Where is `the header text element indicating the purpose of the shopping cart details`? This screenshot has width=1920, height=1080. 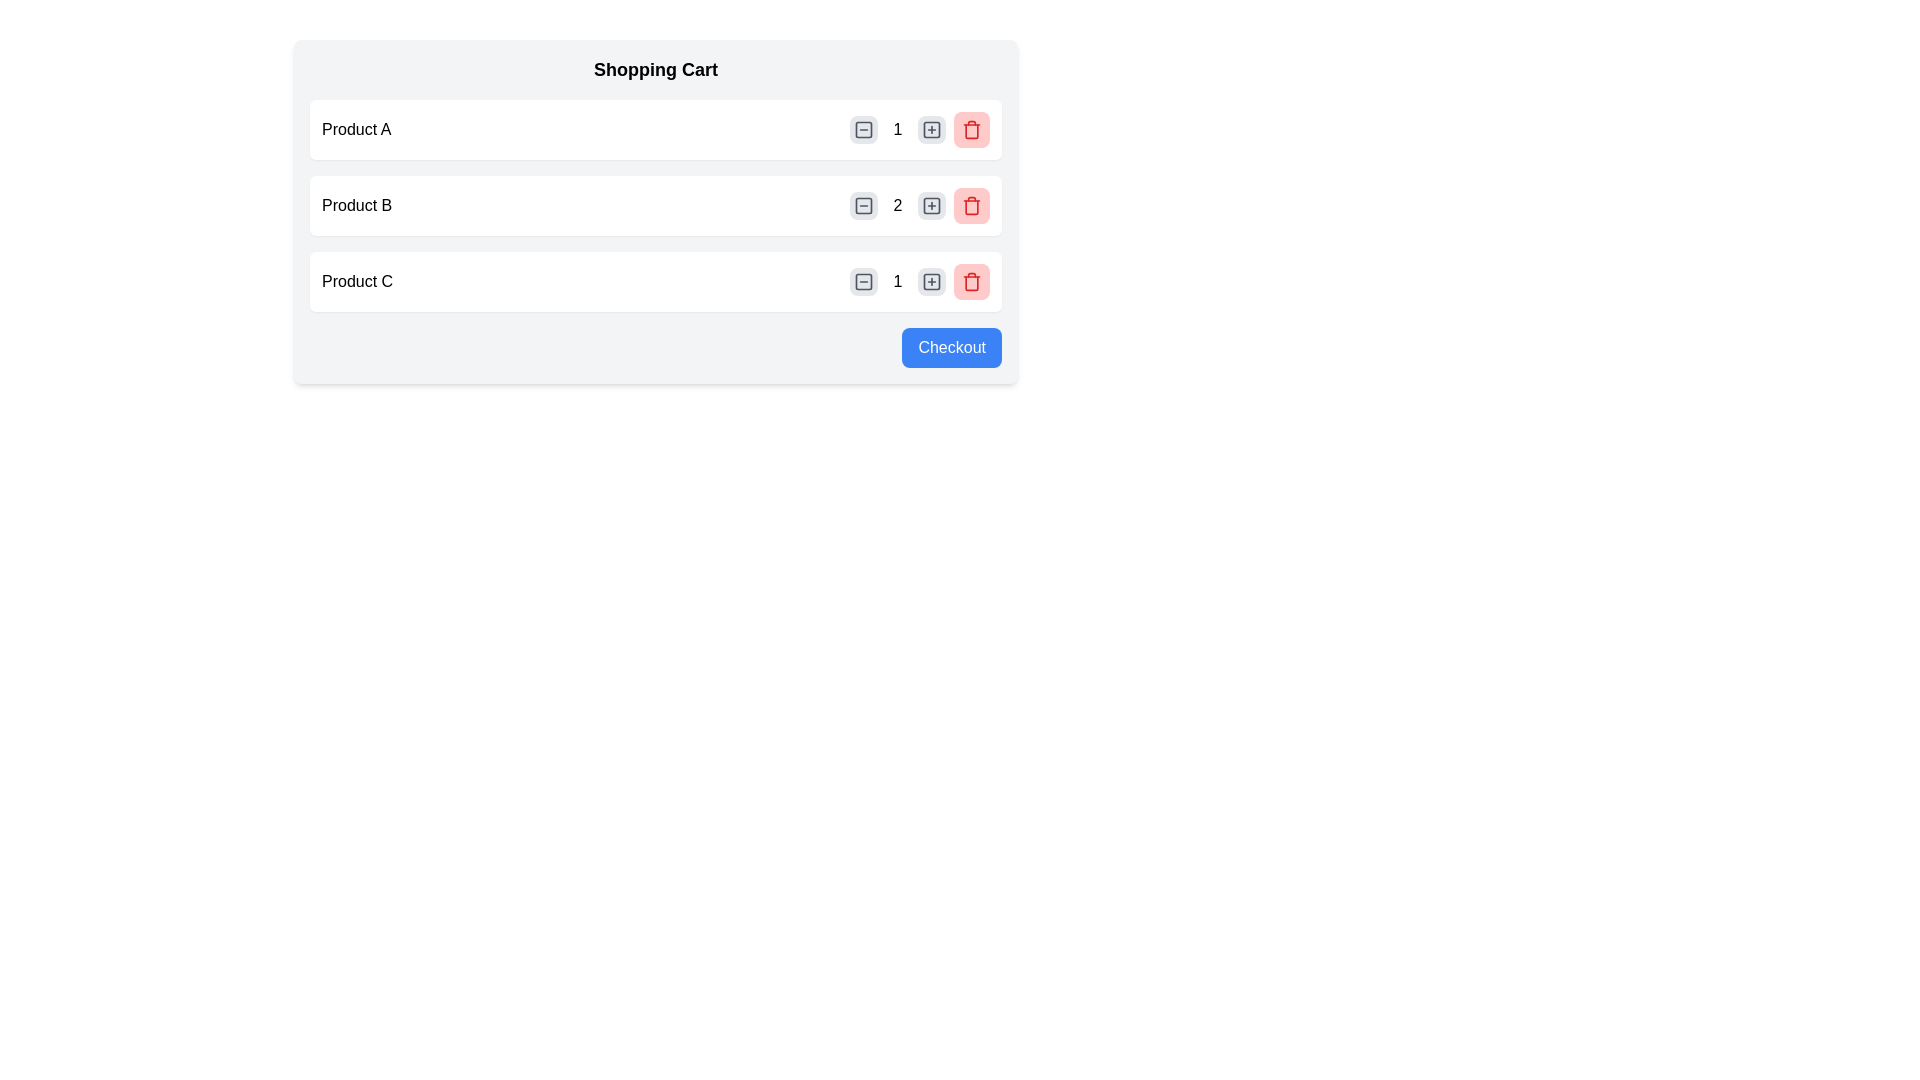
the header text element indicating the purpose of the shopping cart details is located at coordinates (656, 68).